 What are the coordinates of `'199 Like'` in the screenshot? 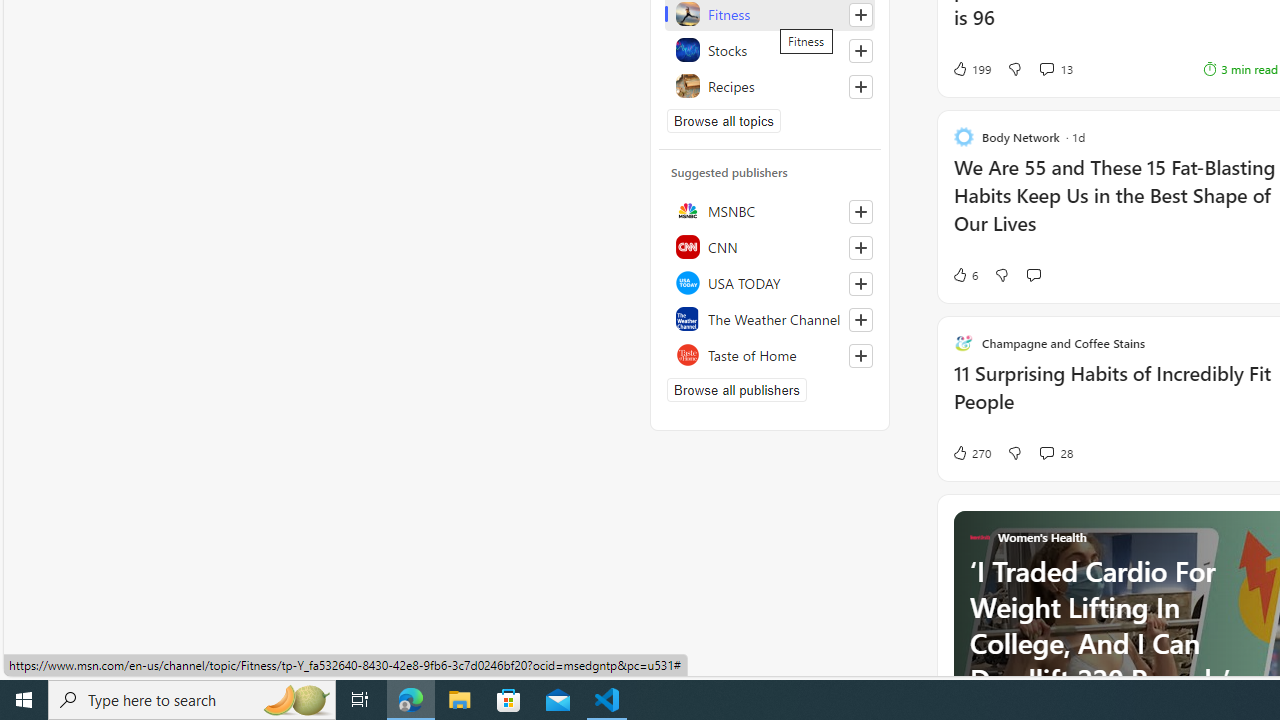 It's located at (970, 67).